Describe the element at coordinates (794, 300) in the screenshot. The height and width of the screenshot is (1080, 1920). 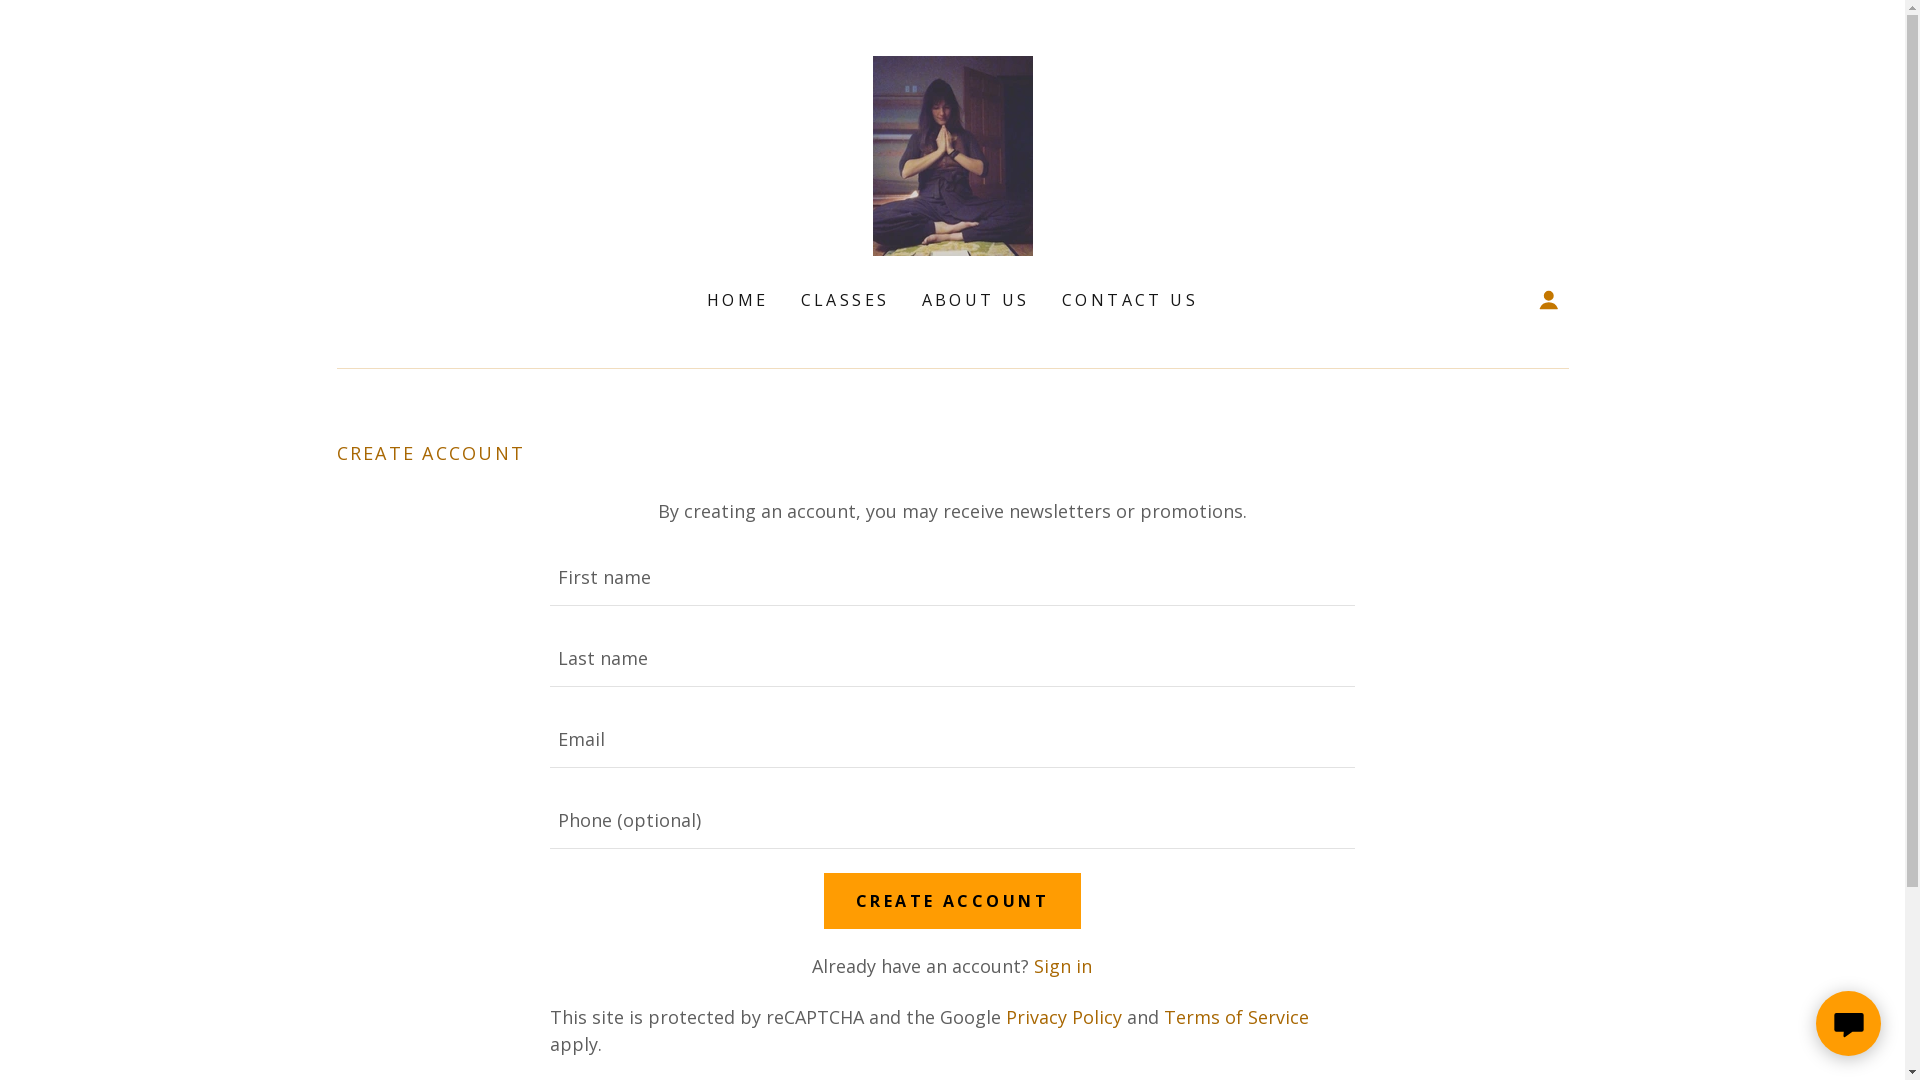
I see `'CLASSES'` at that location.